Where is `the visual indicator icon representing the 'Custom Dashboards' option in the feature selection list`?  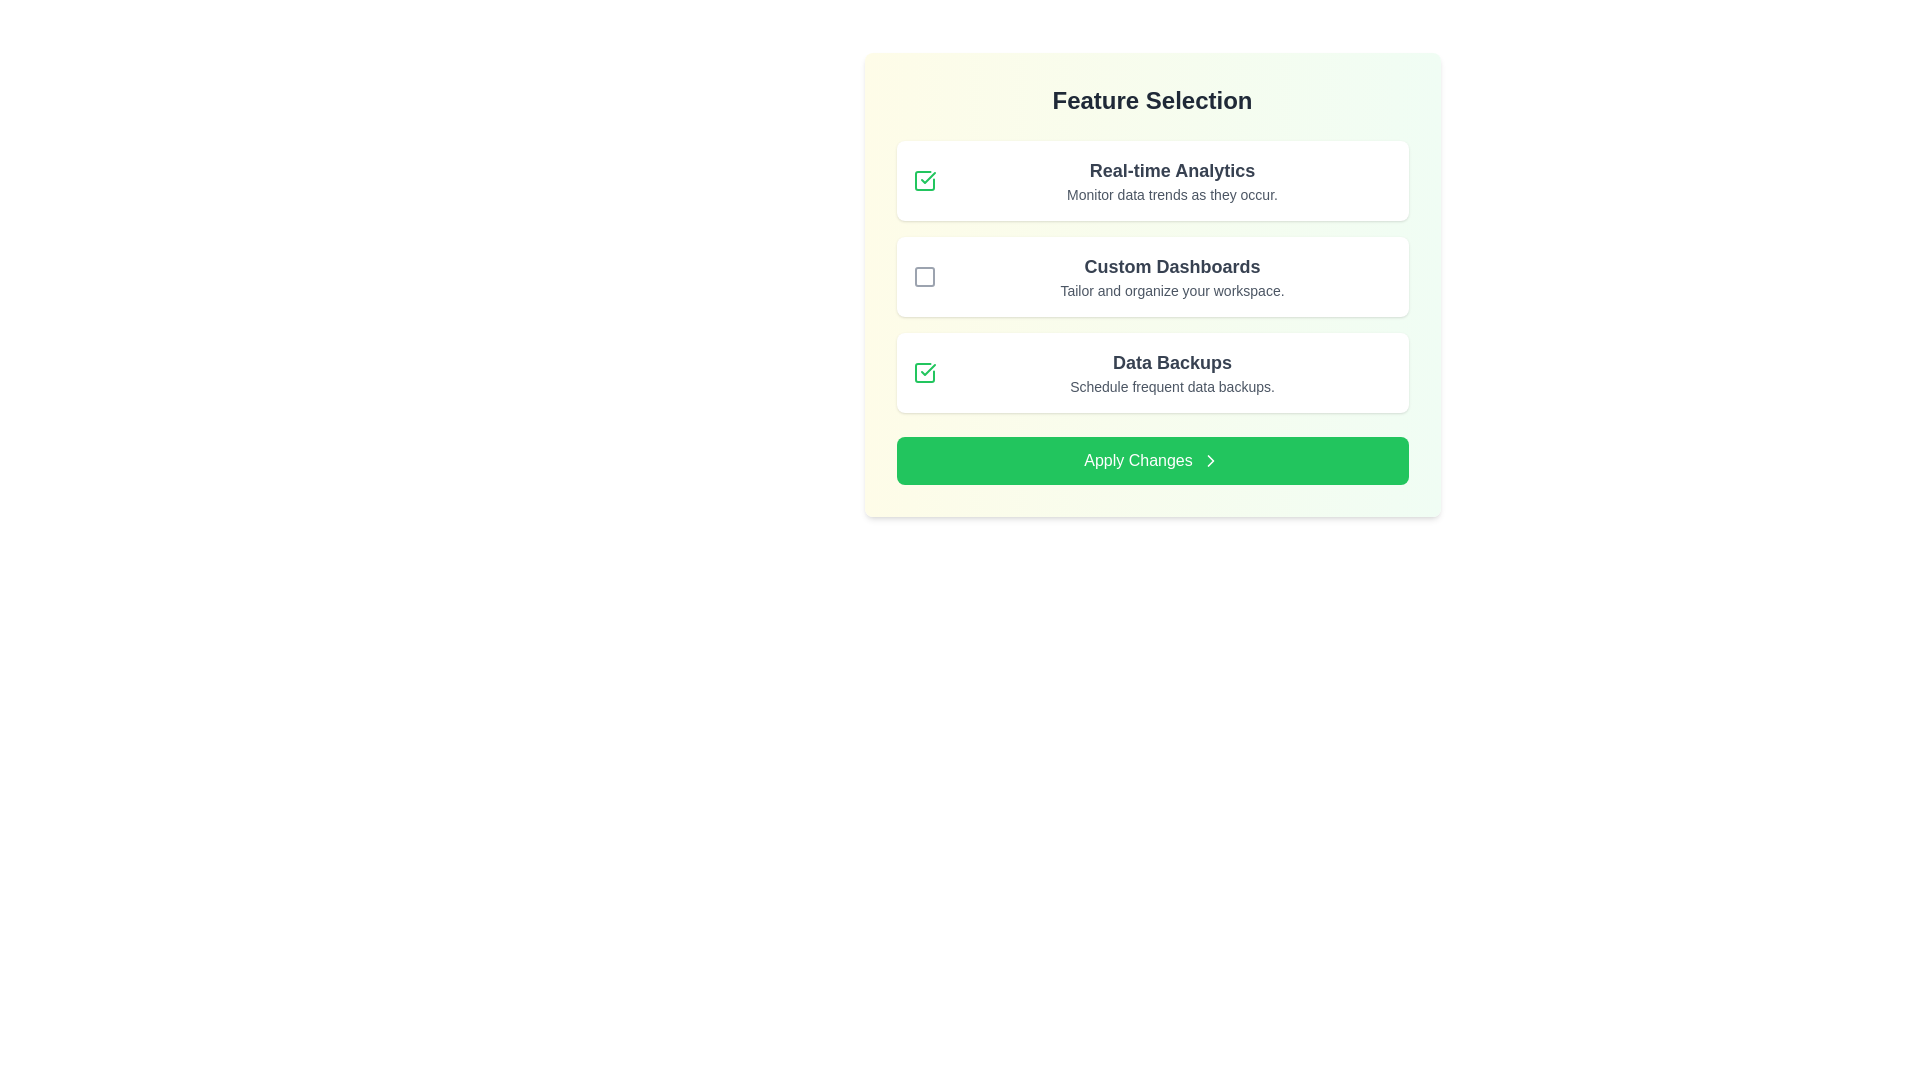 the visual indicator icon representing the 'Custom Dashboards' option in the feature selection list is located at coordinates (923, 277).